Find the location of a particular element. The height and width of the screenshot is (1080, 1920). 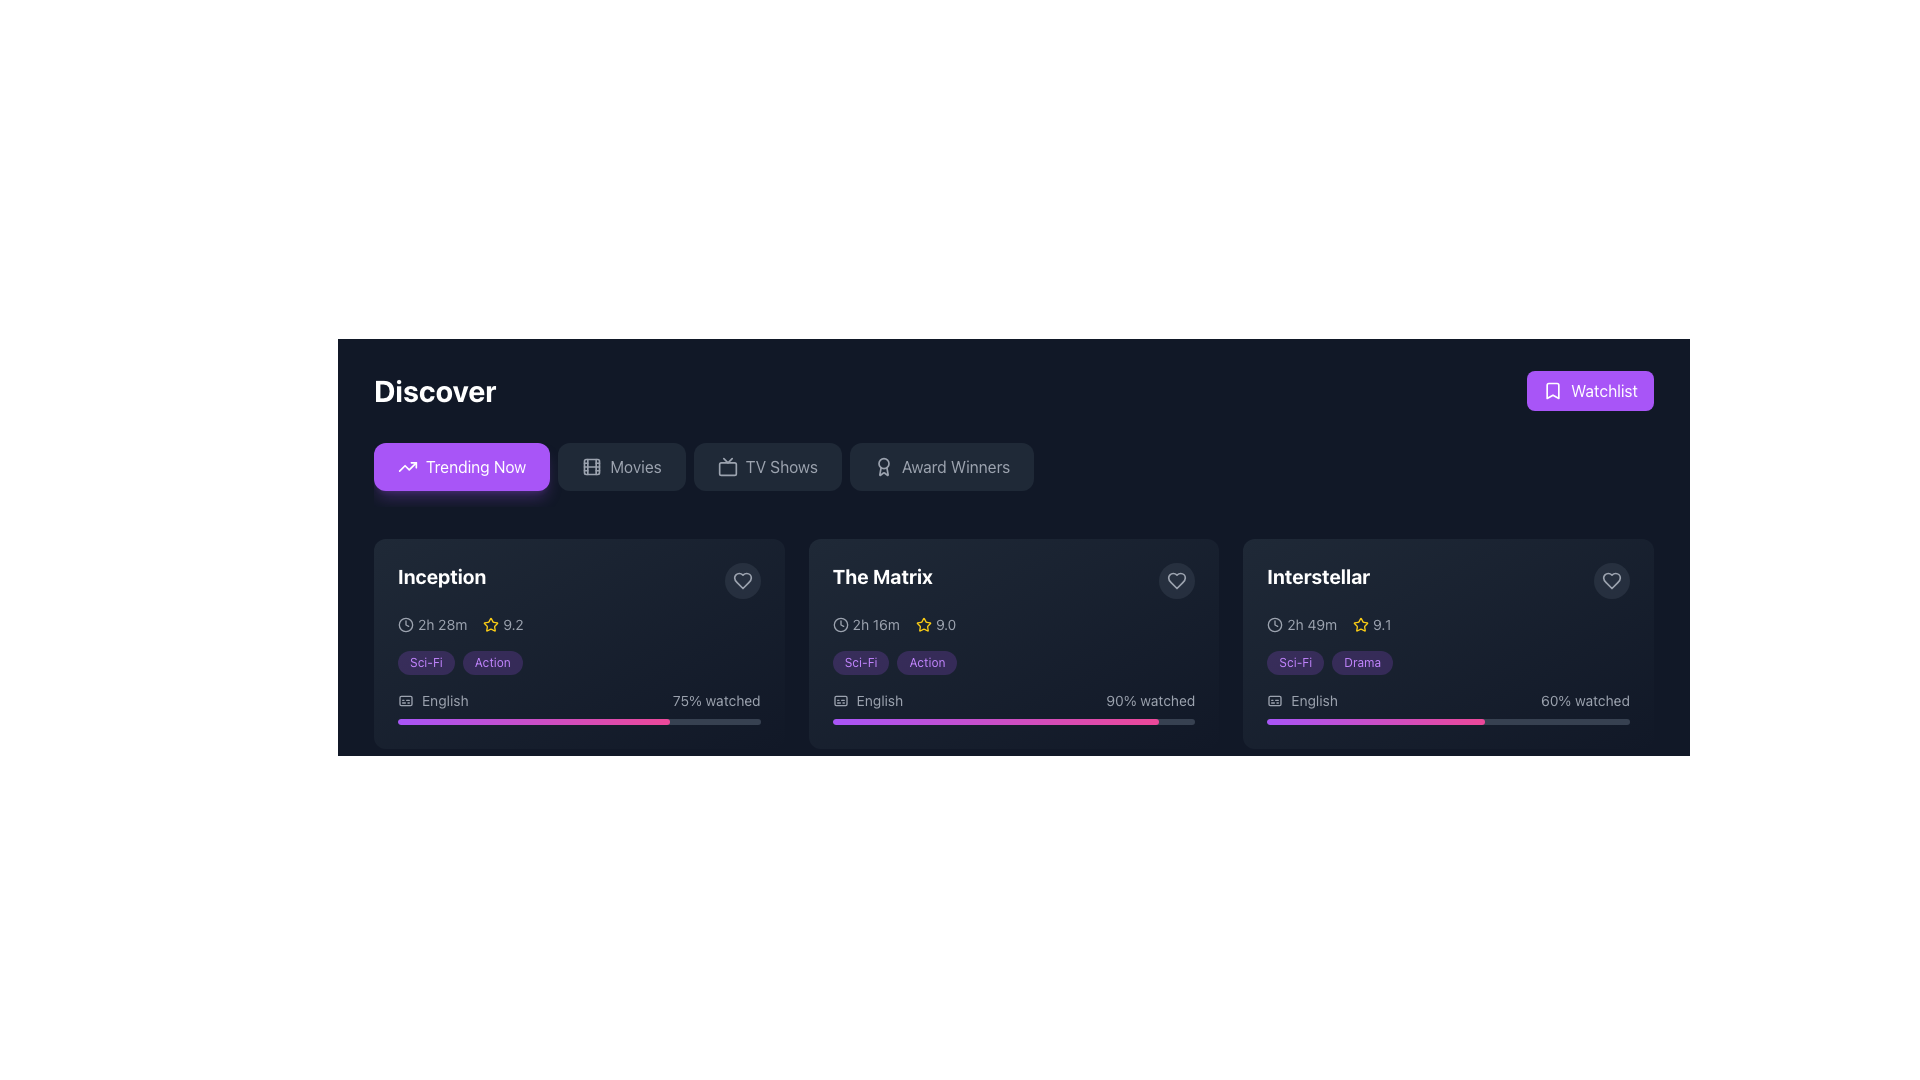

the 'Movies' menu option icon located to the left of the 'Movies' text label in the top row under the 'Discover' heading is located at coordinates (591, 466).